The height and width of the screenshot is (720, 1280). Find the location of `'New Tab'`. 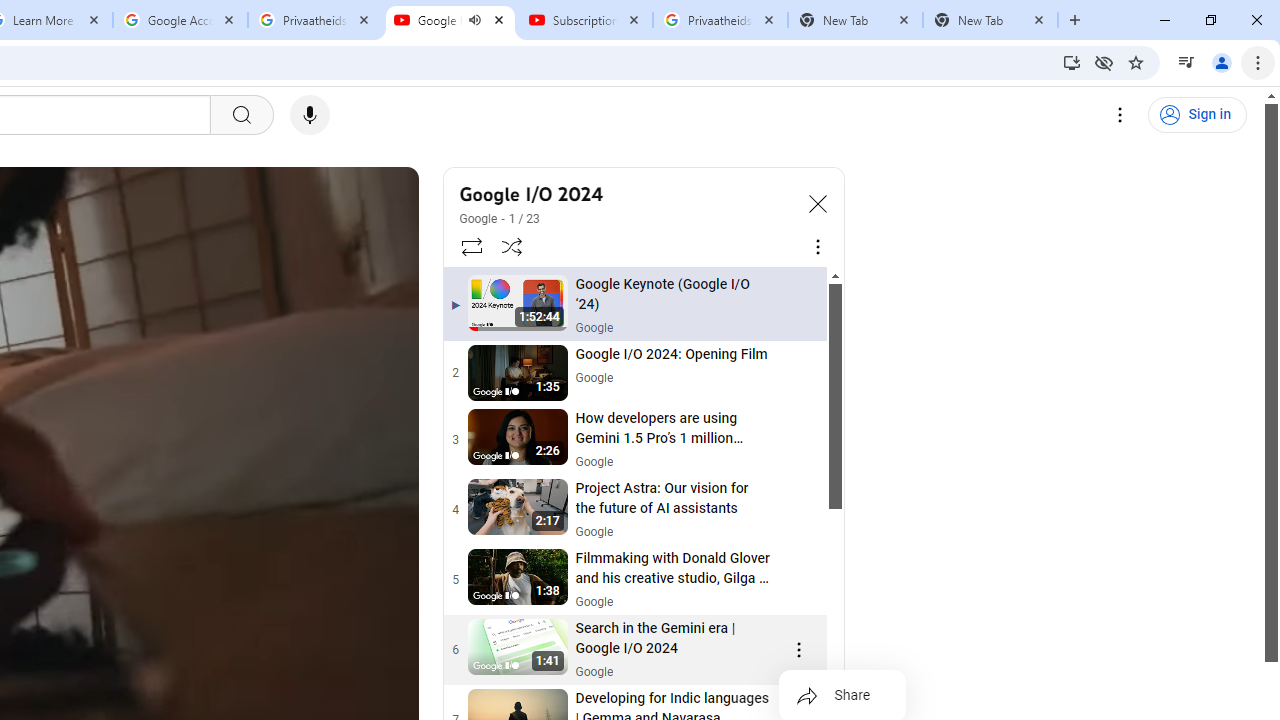

'New Tab' is located at coordinates (990, 20).